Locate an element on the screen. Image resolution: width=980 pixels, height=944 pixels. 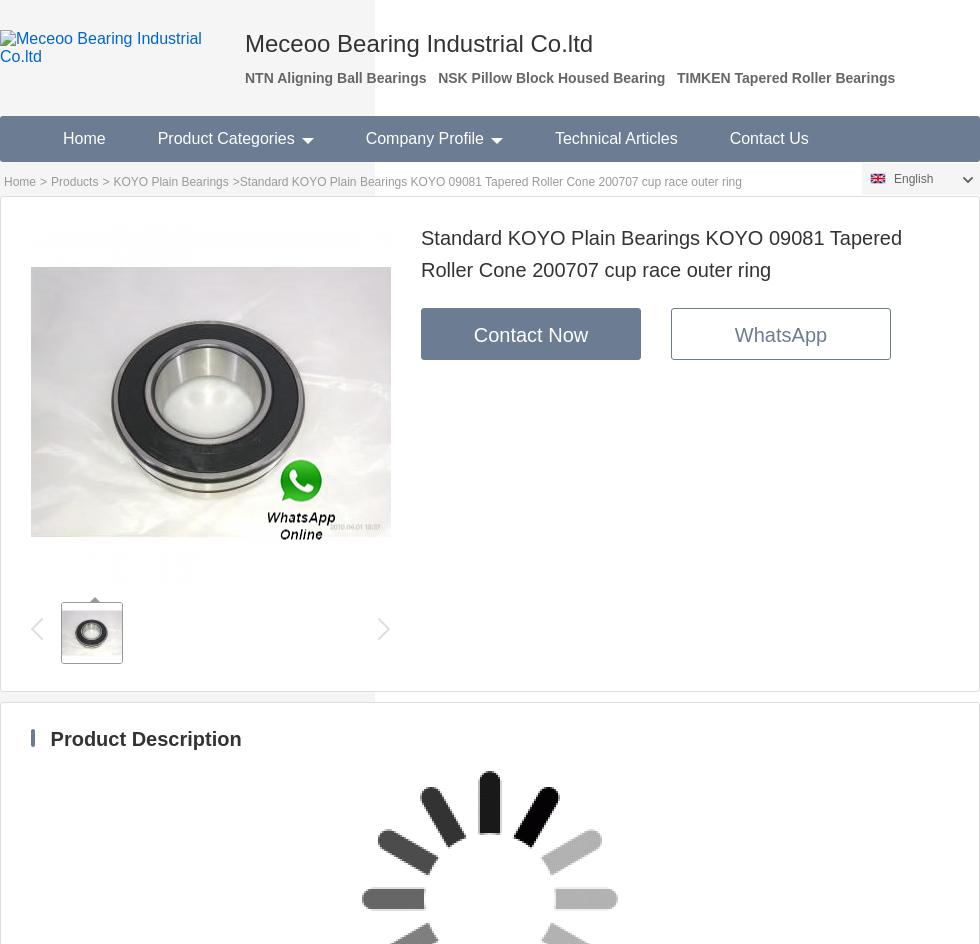
'WhatsApp' is located at coordinates (734, 334).